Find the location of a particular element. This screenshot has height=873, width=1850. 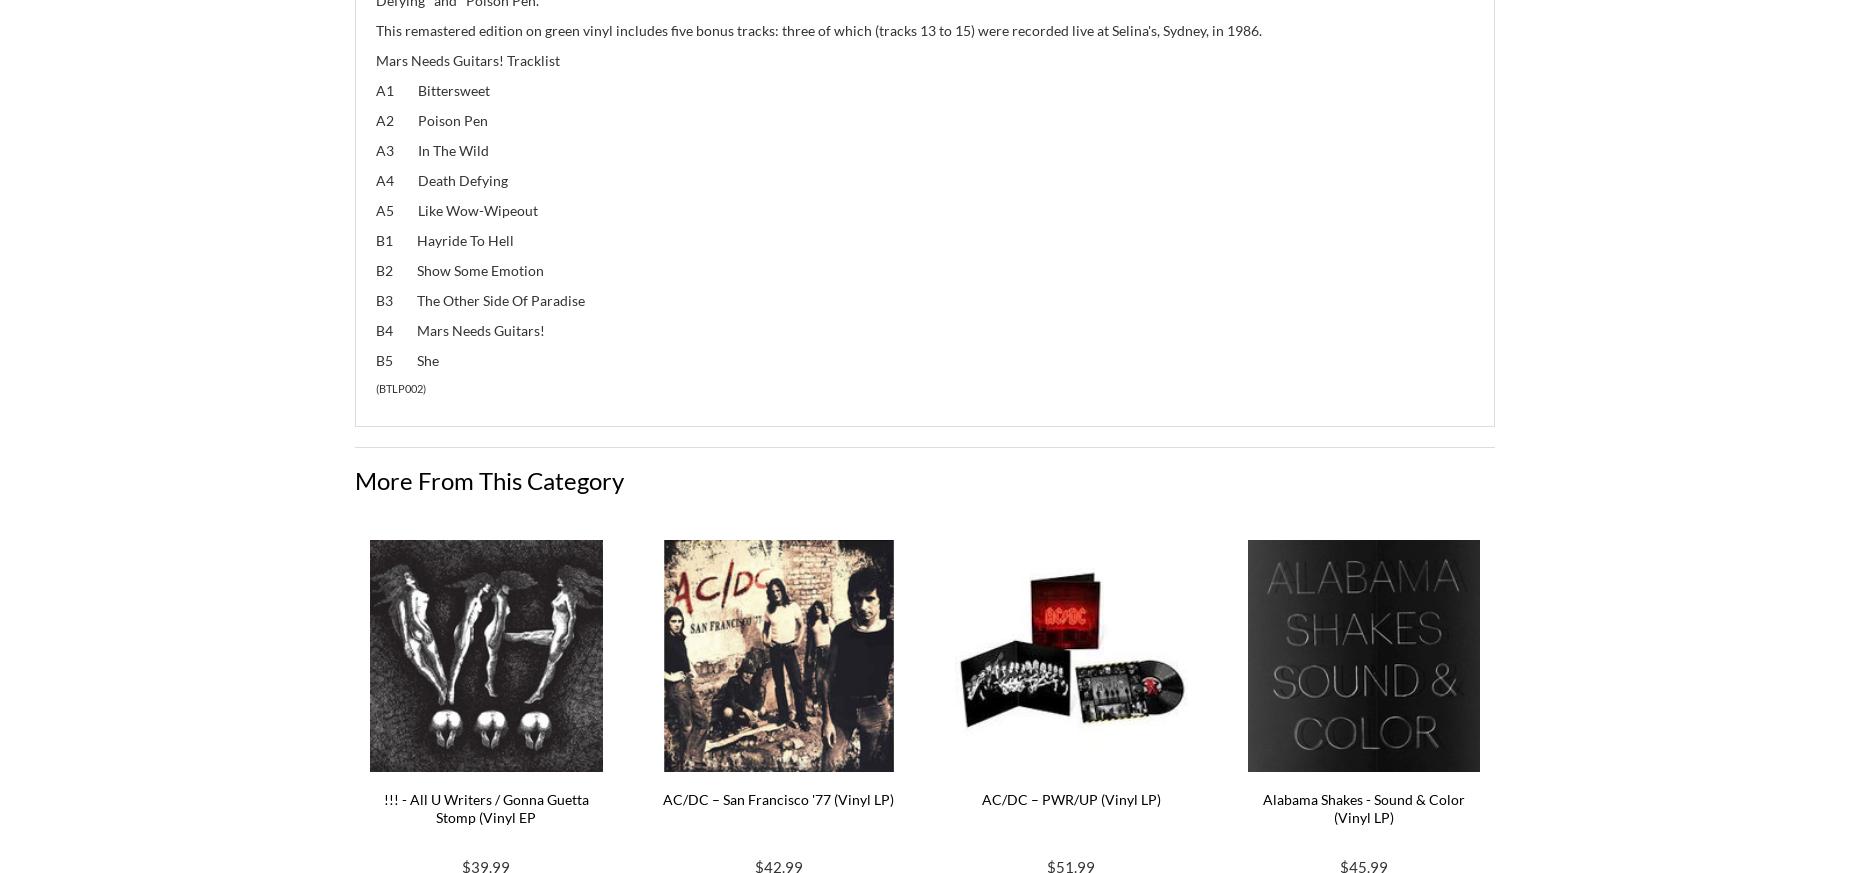

'AC/DC ‎– San Francisco '77 (Vinyl LP)' is located at coordinates (778, 799).